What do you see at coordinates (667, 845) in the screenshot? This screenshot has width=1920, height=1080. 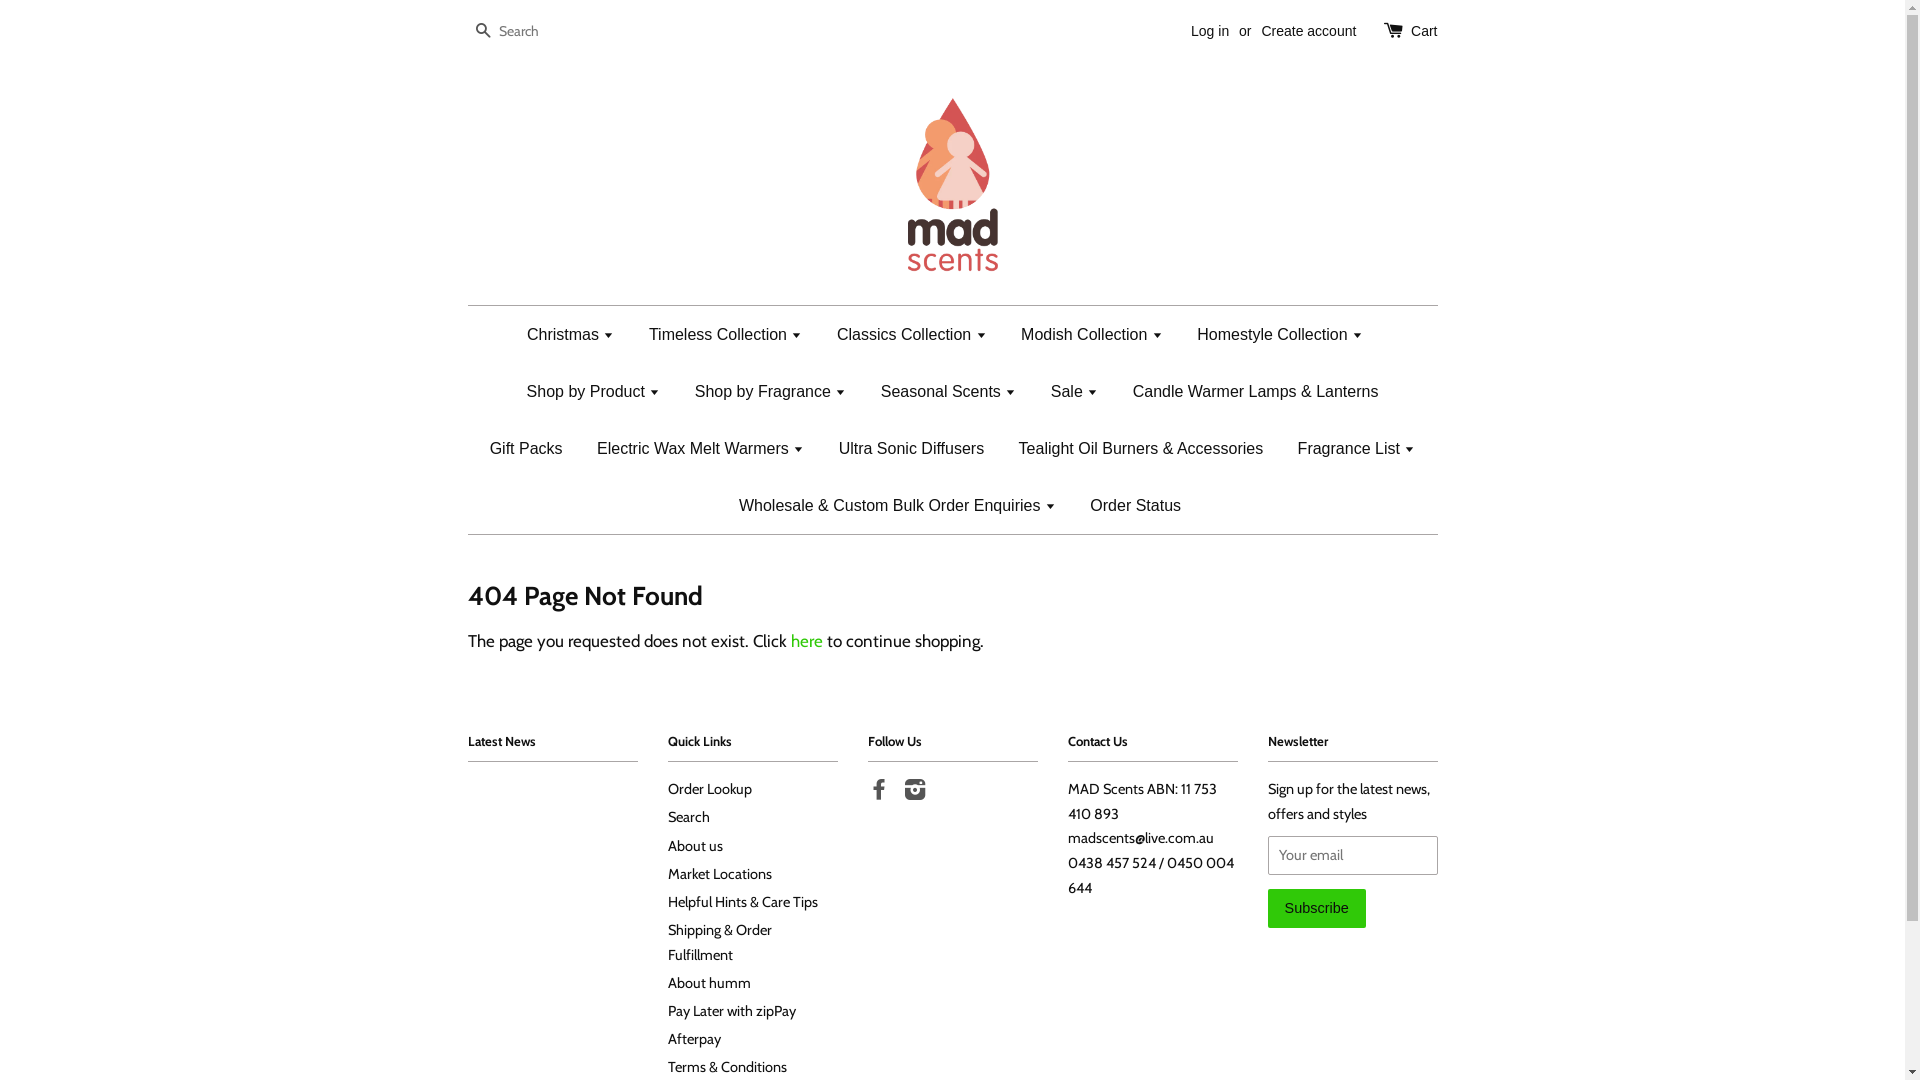 I see `'About us'` at bounding box center [667, 845].